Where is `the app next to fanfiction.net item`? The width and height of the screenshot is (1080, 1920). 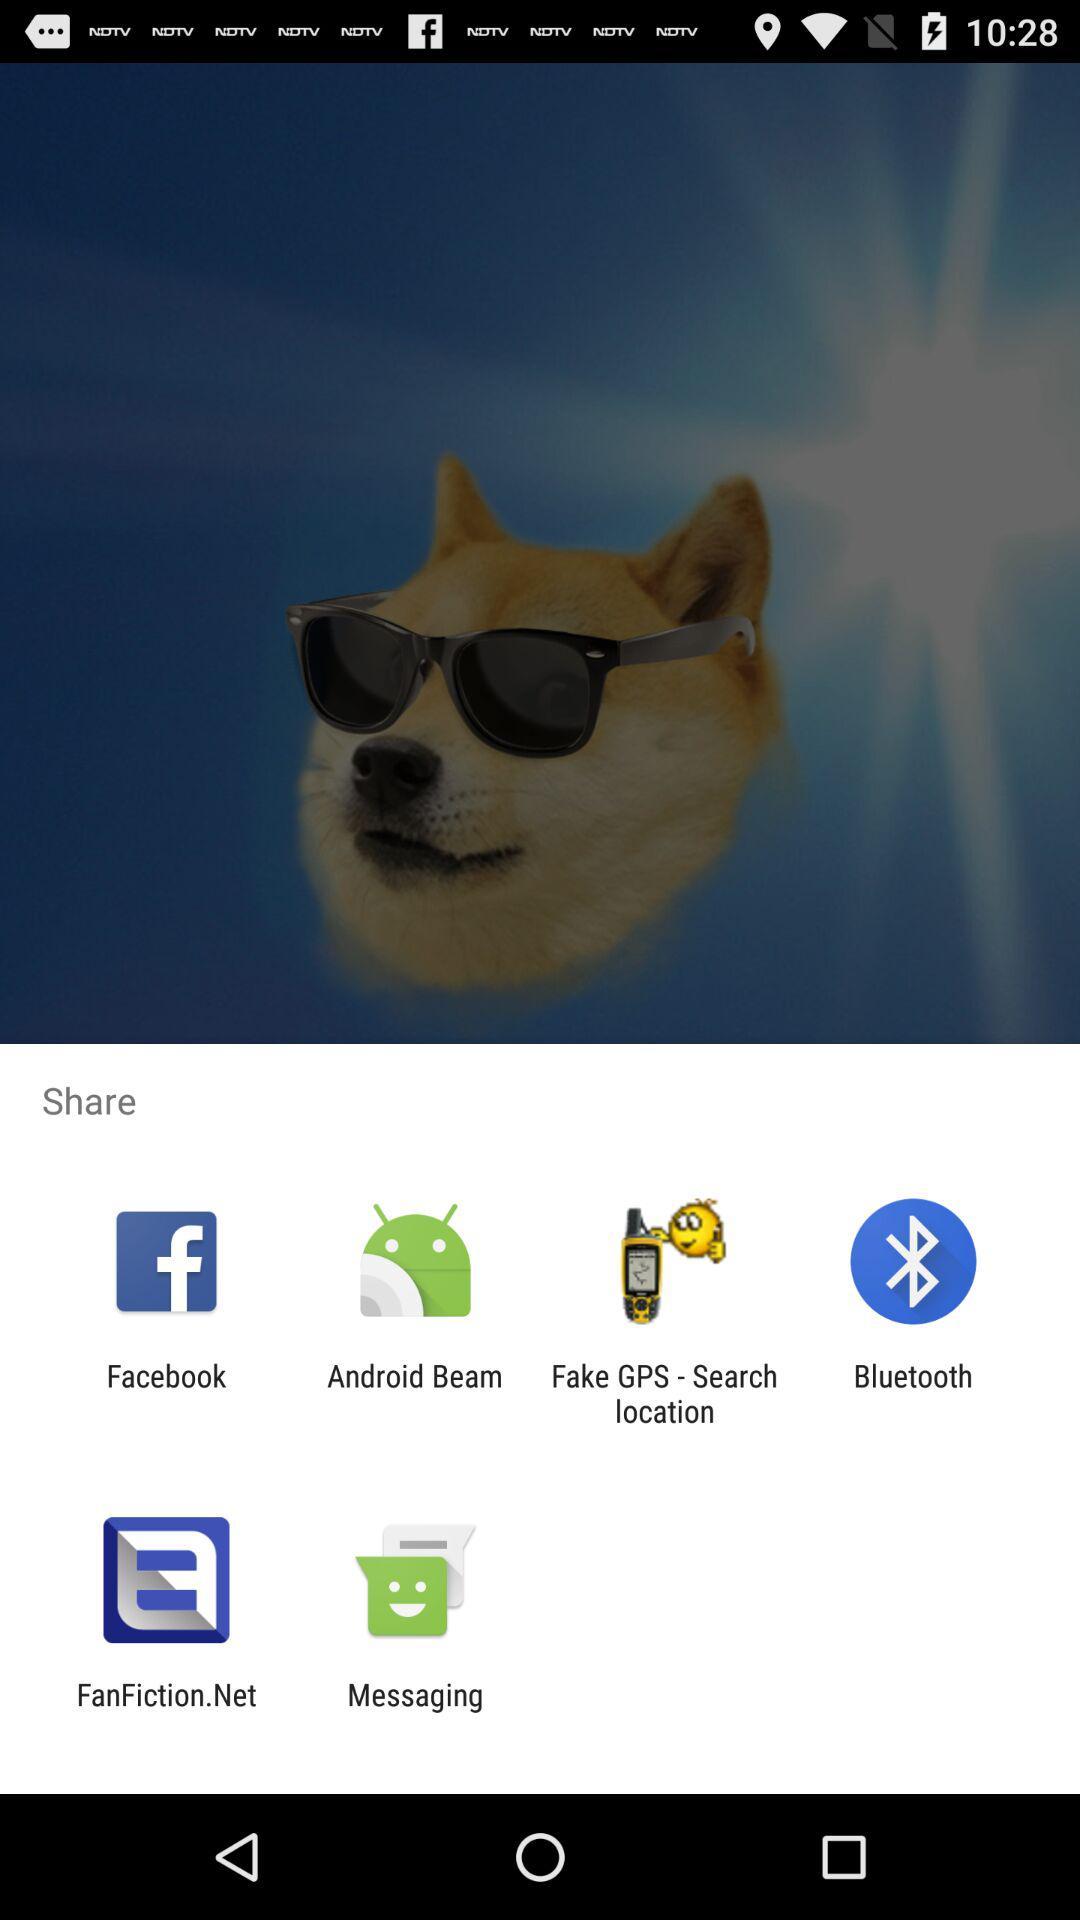 the app next to fanfiction.net item is located at coordinates (414, 1711).